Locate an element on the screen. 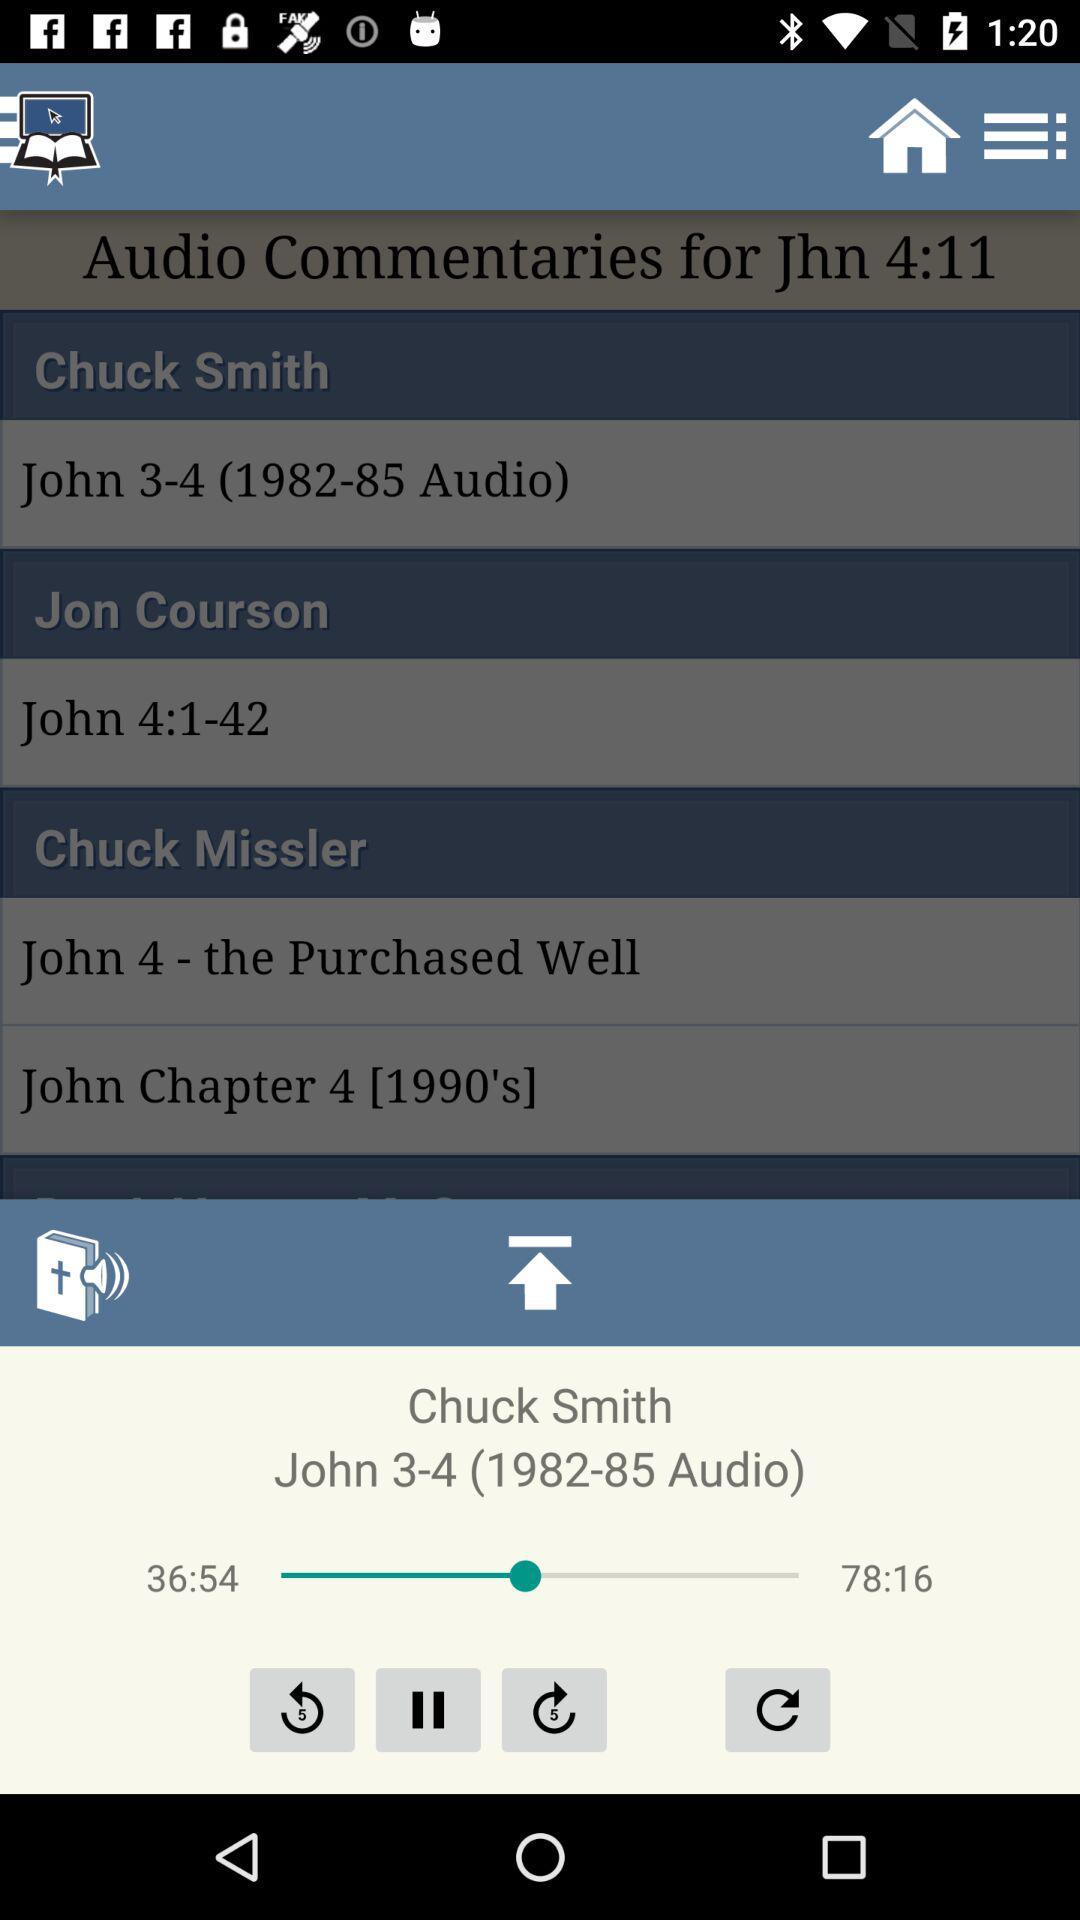 Image resolution: width=1080 pixels, height=1920 pixels. the pause icon is located at coordinates (427, 1708).